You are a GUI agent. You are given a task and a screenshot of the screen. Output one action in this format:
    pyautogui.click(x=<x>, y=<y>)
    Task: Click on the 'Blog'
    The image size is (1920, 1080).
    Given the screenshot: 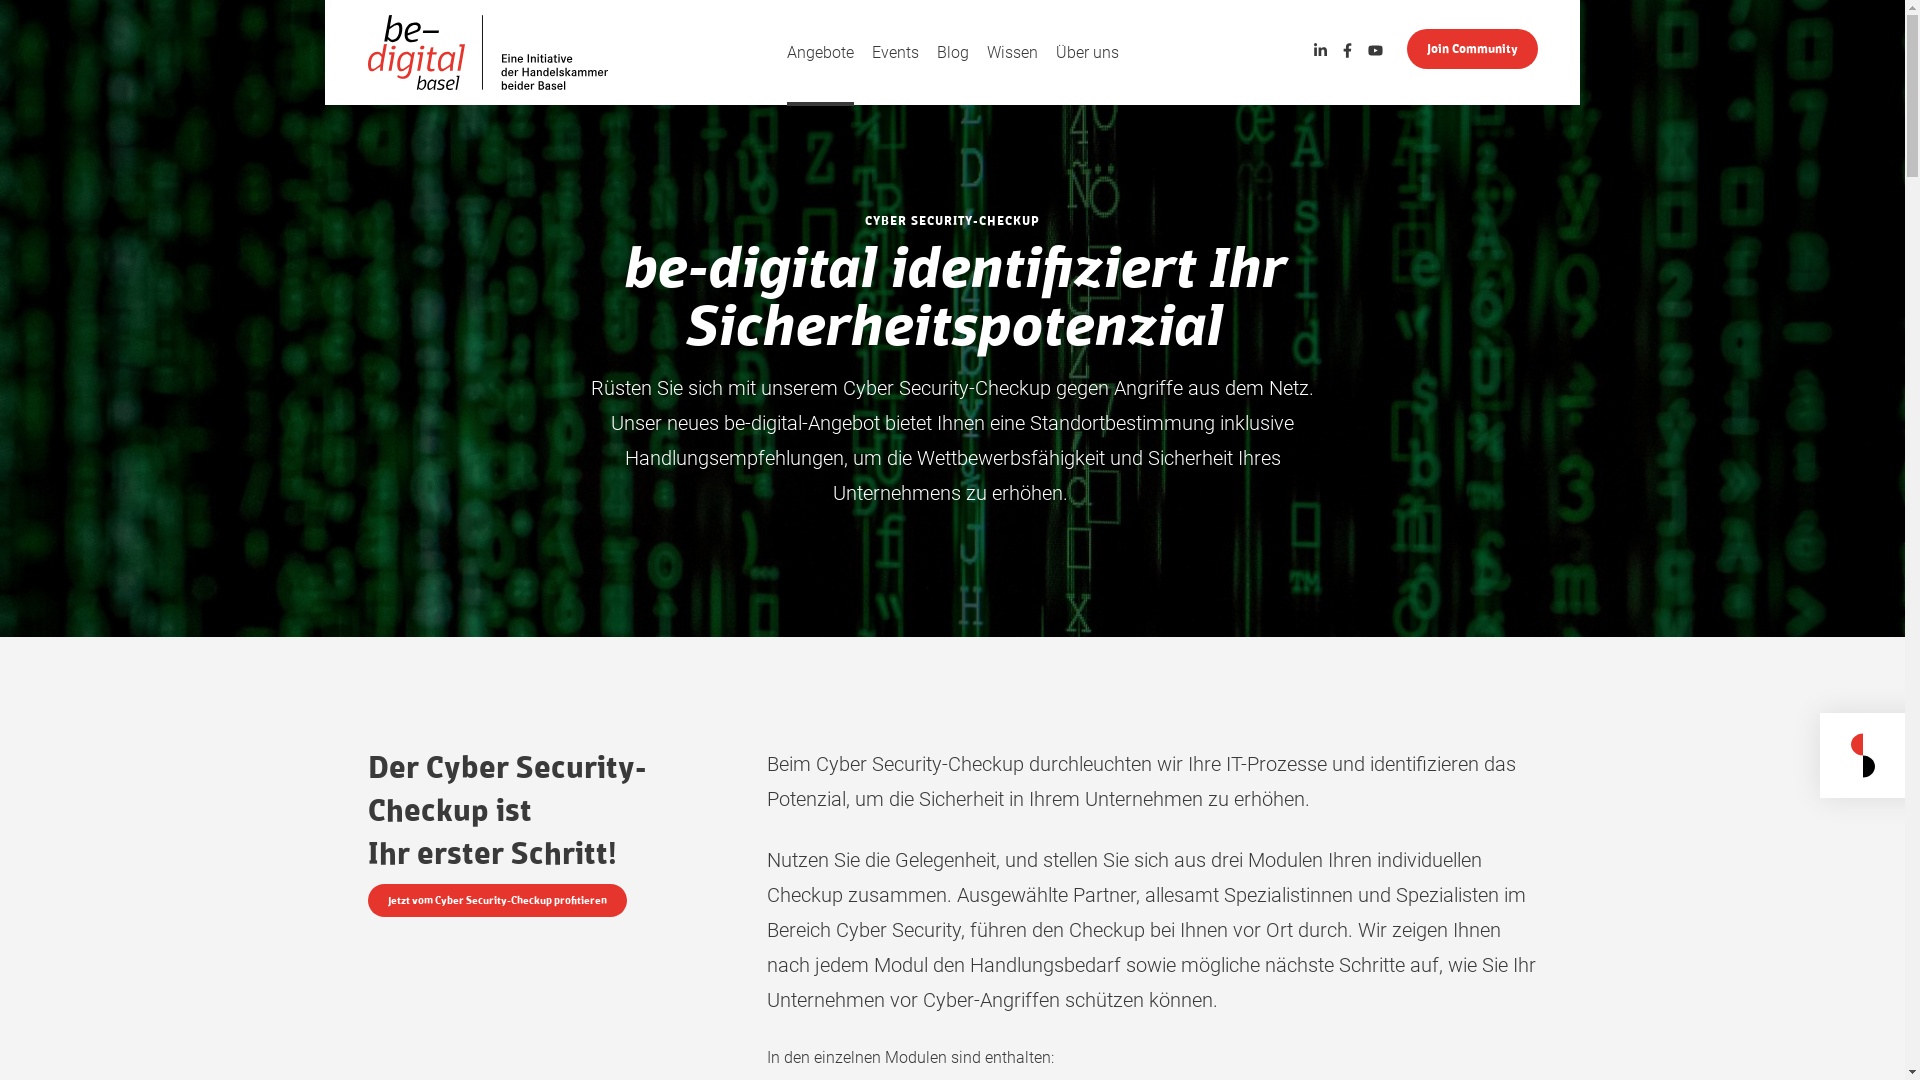 What is the action you would take?
    pyautogui.click(x=935, y=51)
    